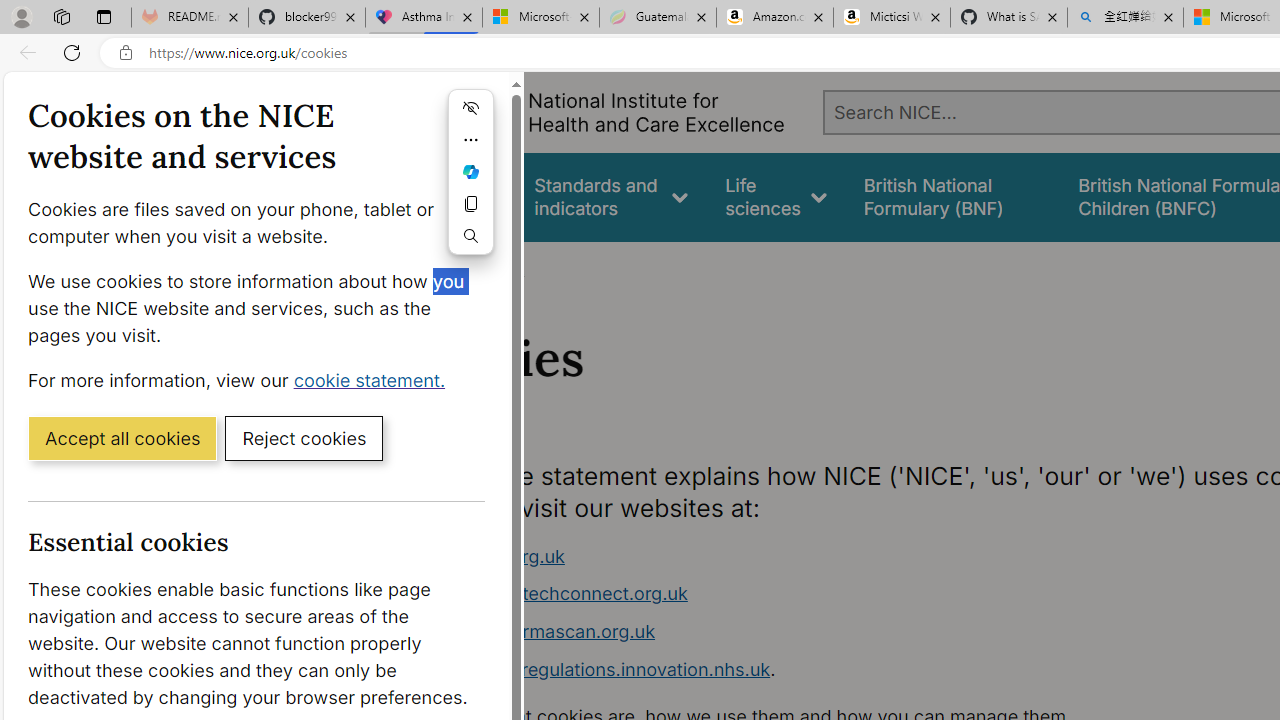  What do you see at coordinates (373, 379) in the screenshot?
I see `'cookie statement. (Opens in a new window)'` at bounding box center [373, 379].